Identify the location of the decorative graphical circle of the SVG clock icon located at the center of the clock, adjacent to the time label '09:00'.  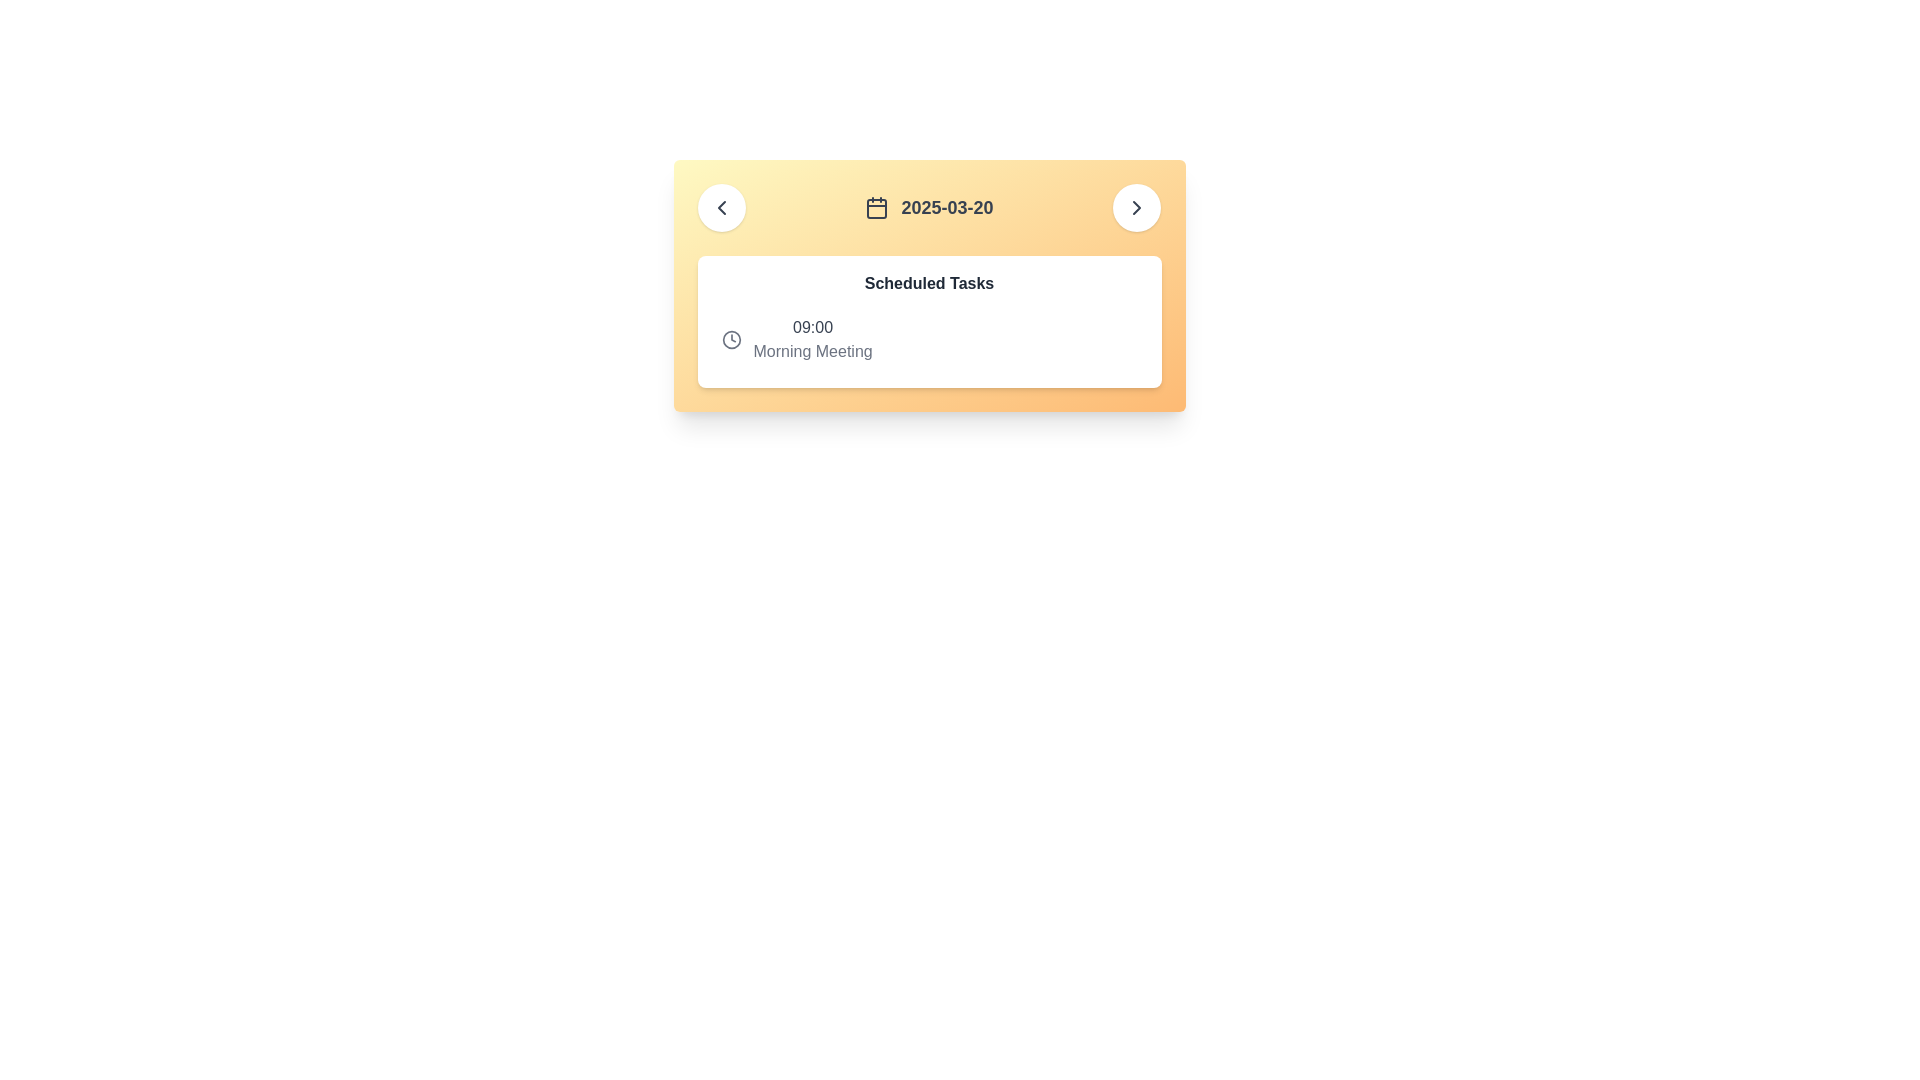
(730, 338).